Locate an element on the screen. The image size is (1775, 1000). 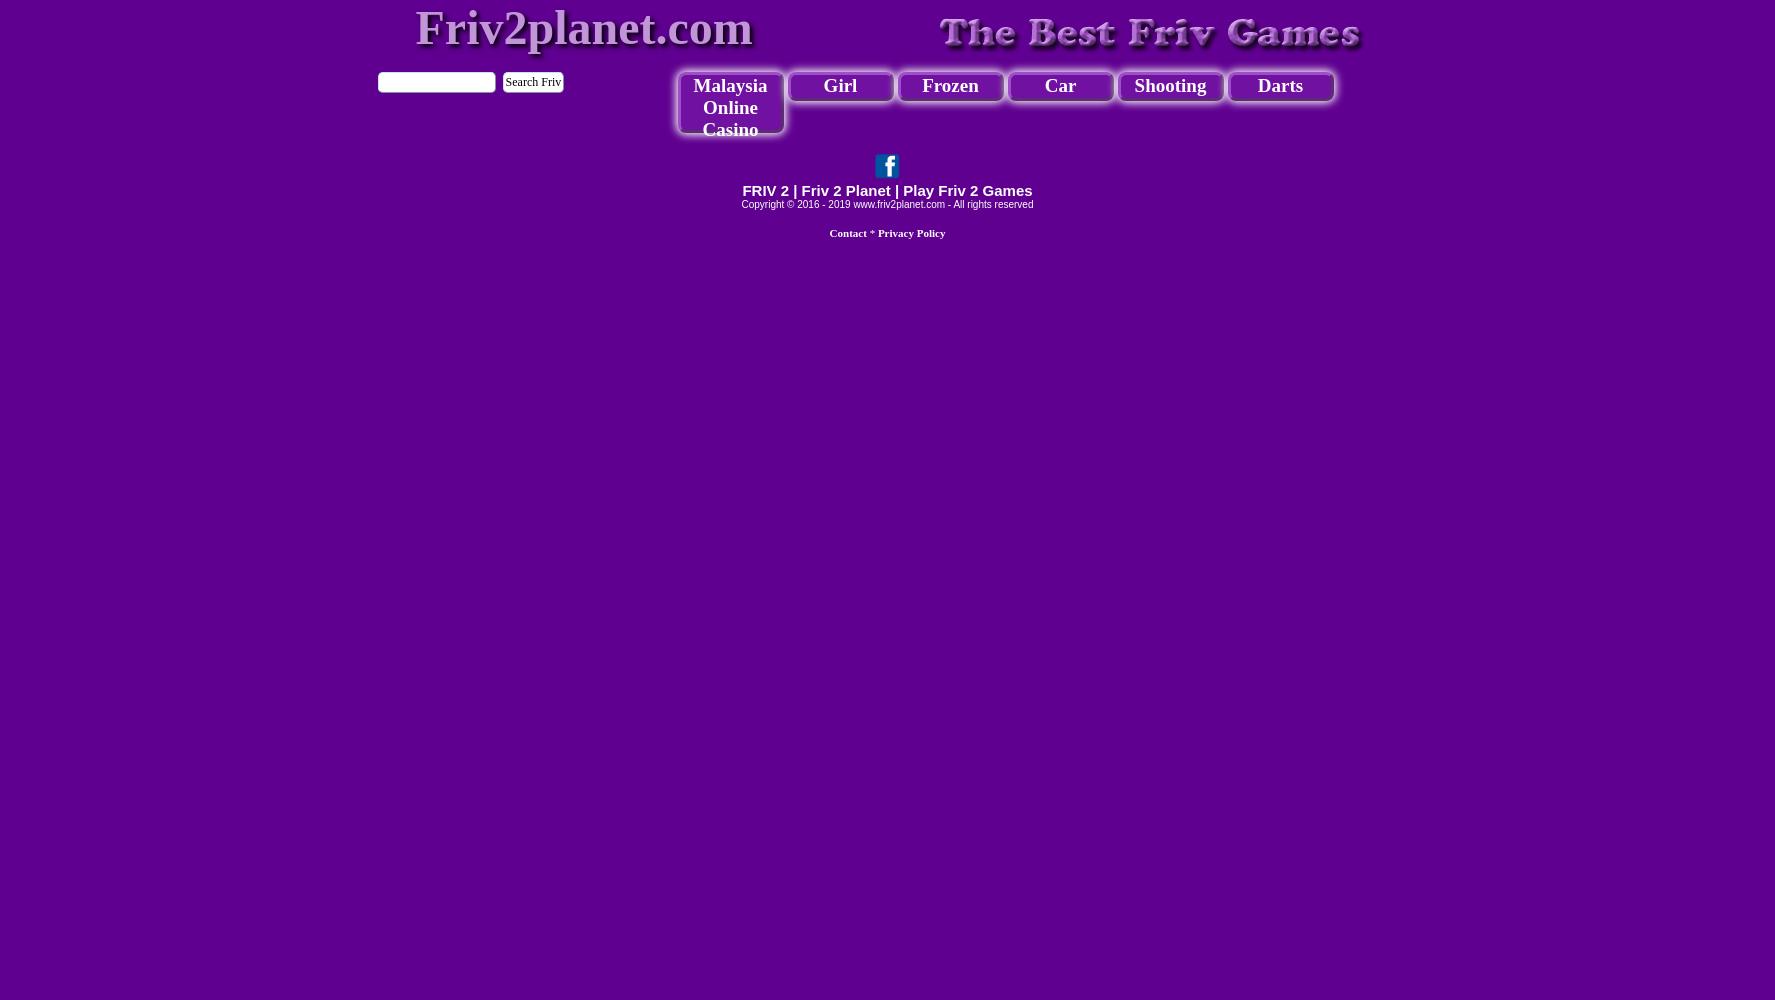
'Contact' is located at coordinates (846, 232).